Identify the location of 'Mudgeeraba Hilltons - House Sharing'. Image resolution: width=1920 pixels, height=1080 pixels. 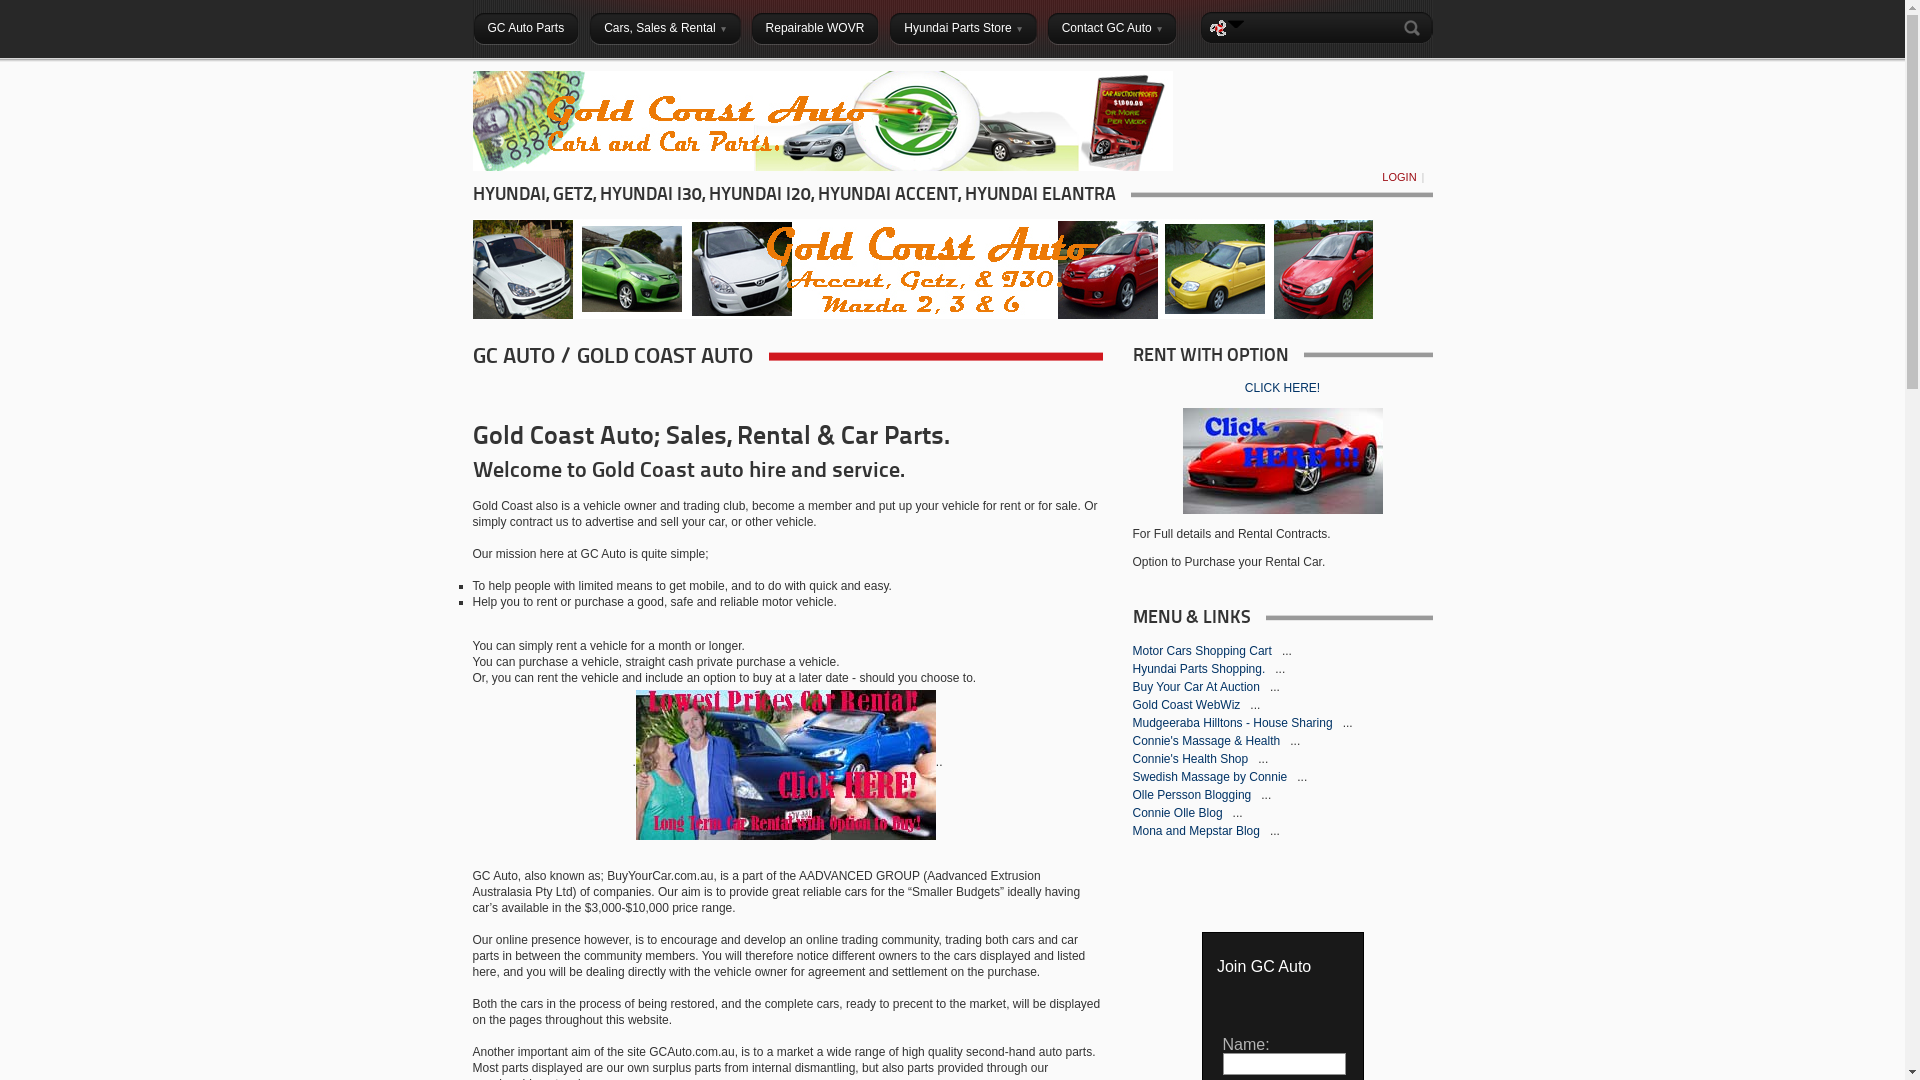
(1232, 722).